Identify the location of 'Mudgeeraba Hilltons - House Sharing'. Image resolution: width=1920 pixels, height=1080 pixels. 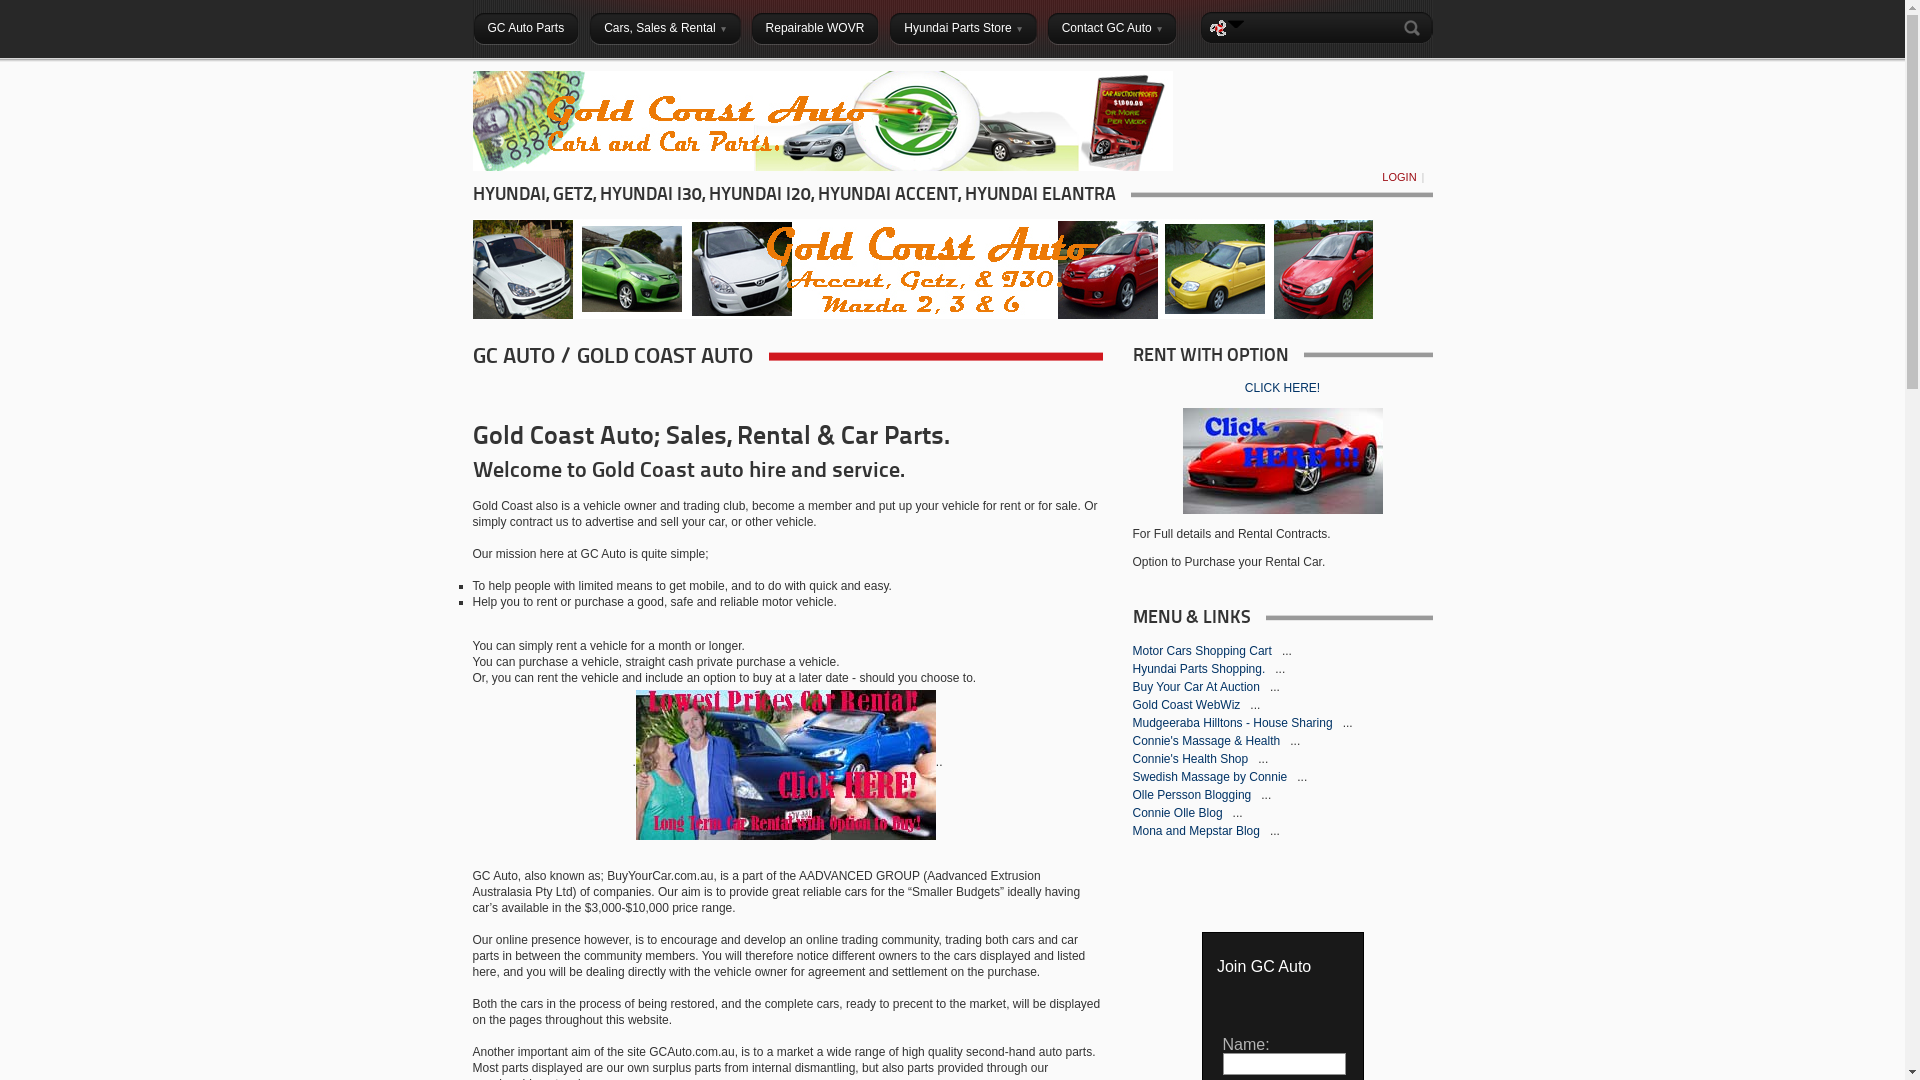
(1232, 722).